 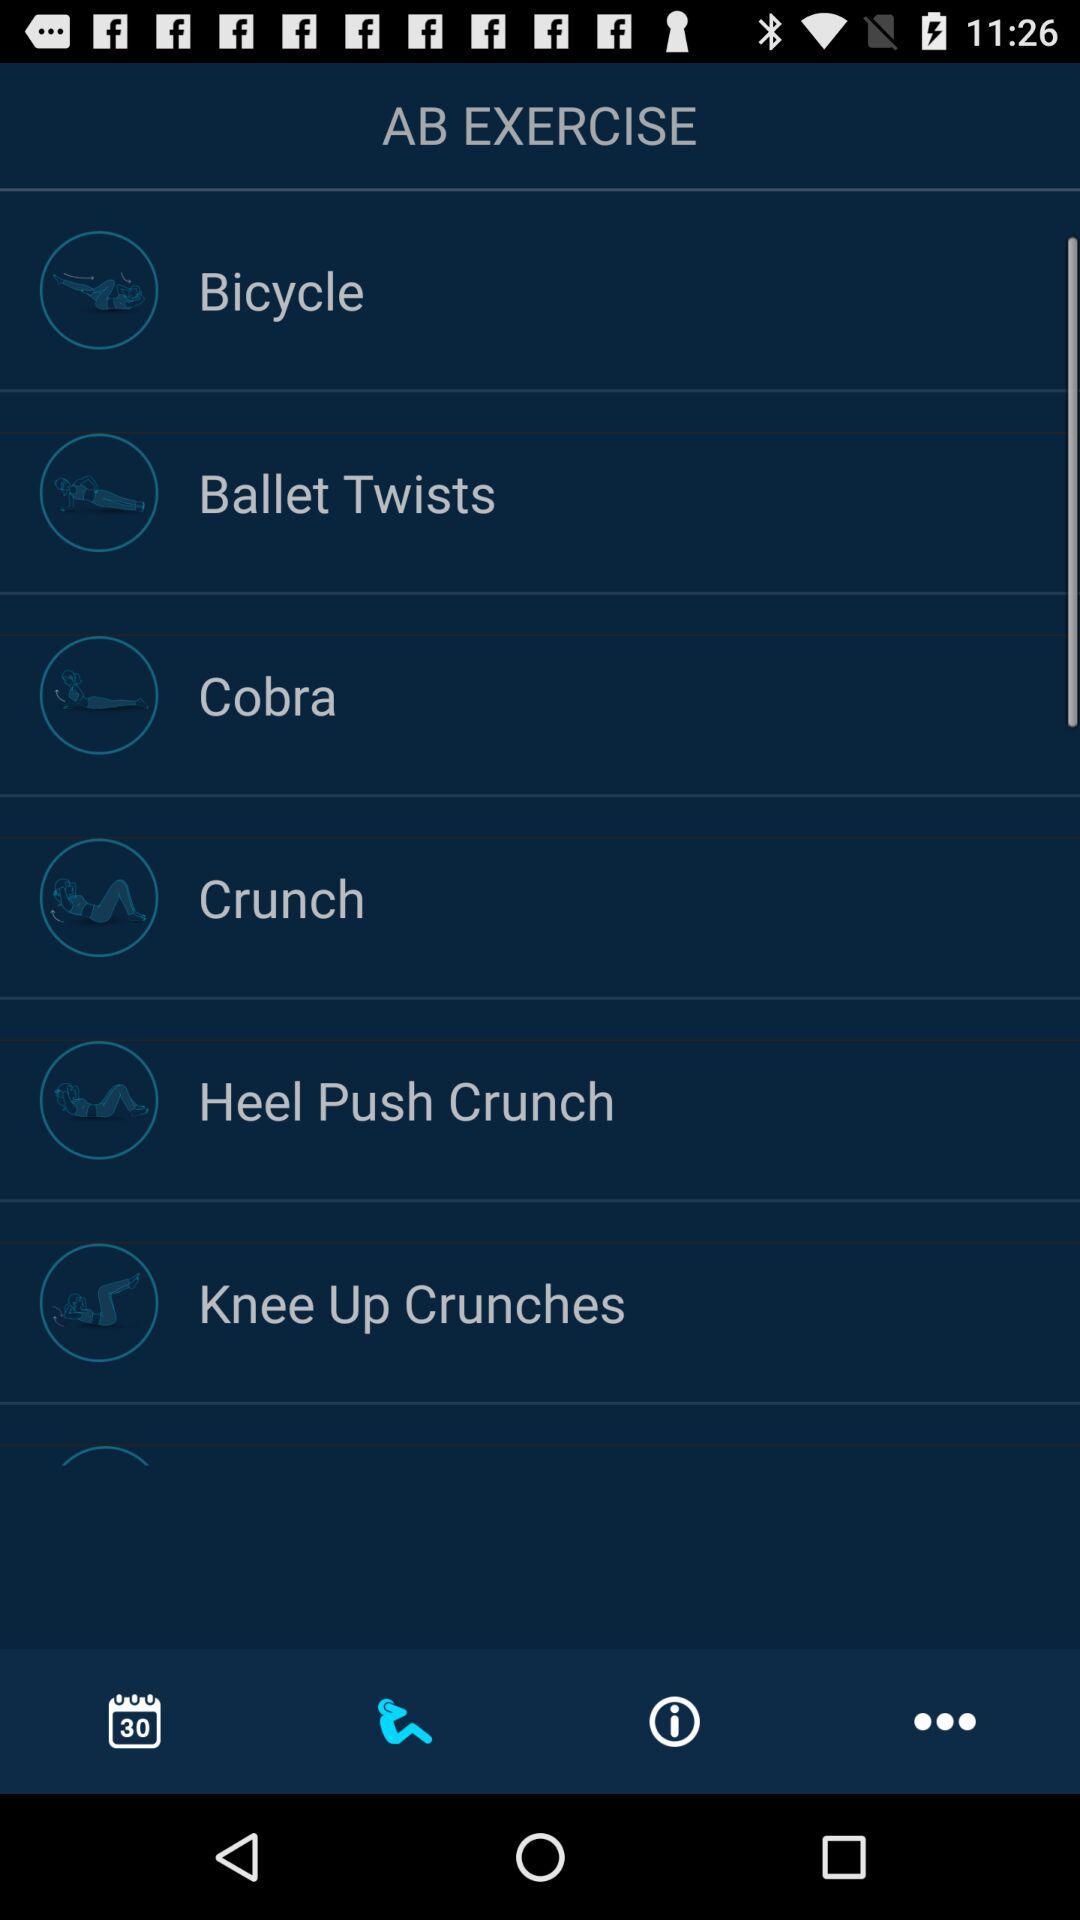 What do you see at coordinates (675, 1721) in the screenshot?
I see `info button which is beside three horizontal dots at the bottom of the page` at bounding box center [675, 1721].